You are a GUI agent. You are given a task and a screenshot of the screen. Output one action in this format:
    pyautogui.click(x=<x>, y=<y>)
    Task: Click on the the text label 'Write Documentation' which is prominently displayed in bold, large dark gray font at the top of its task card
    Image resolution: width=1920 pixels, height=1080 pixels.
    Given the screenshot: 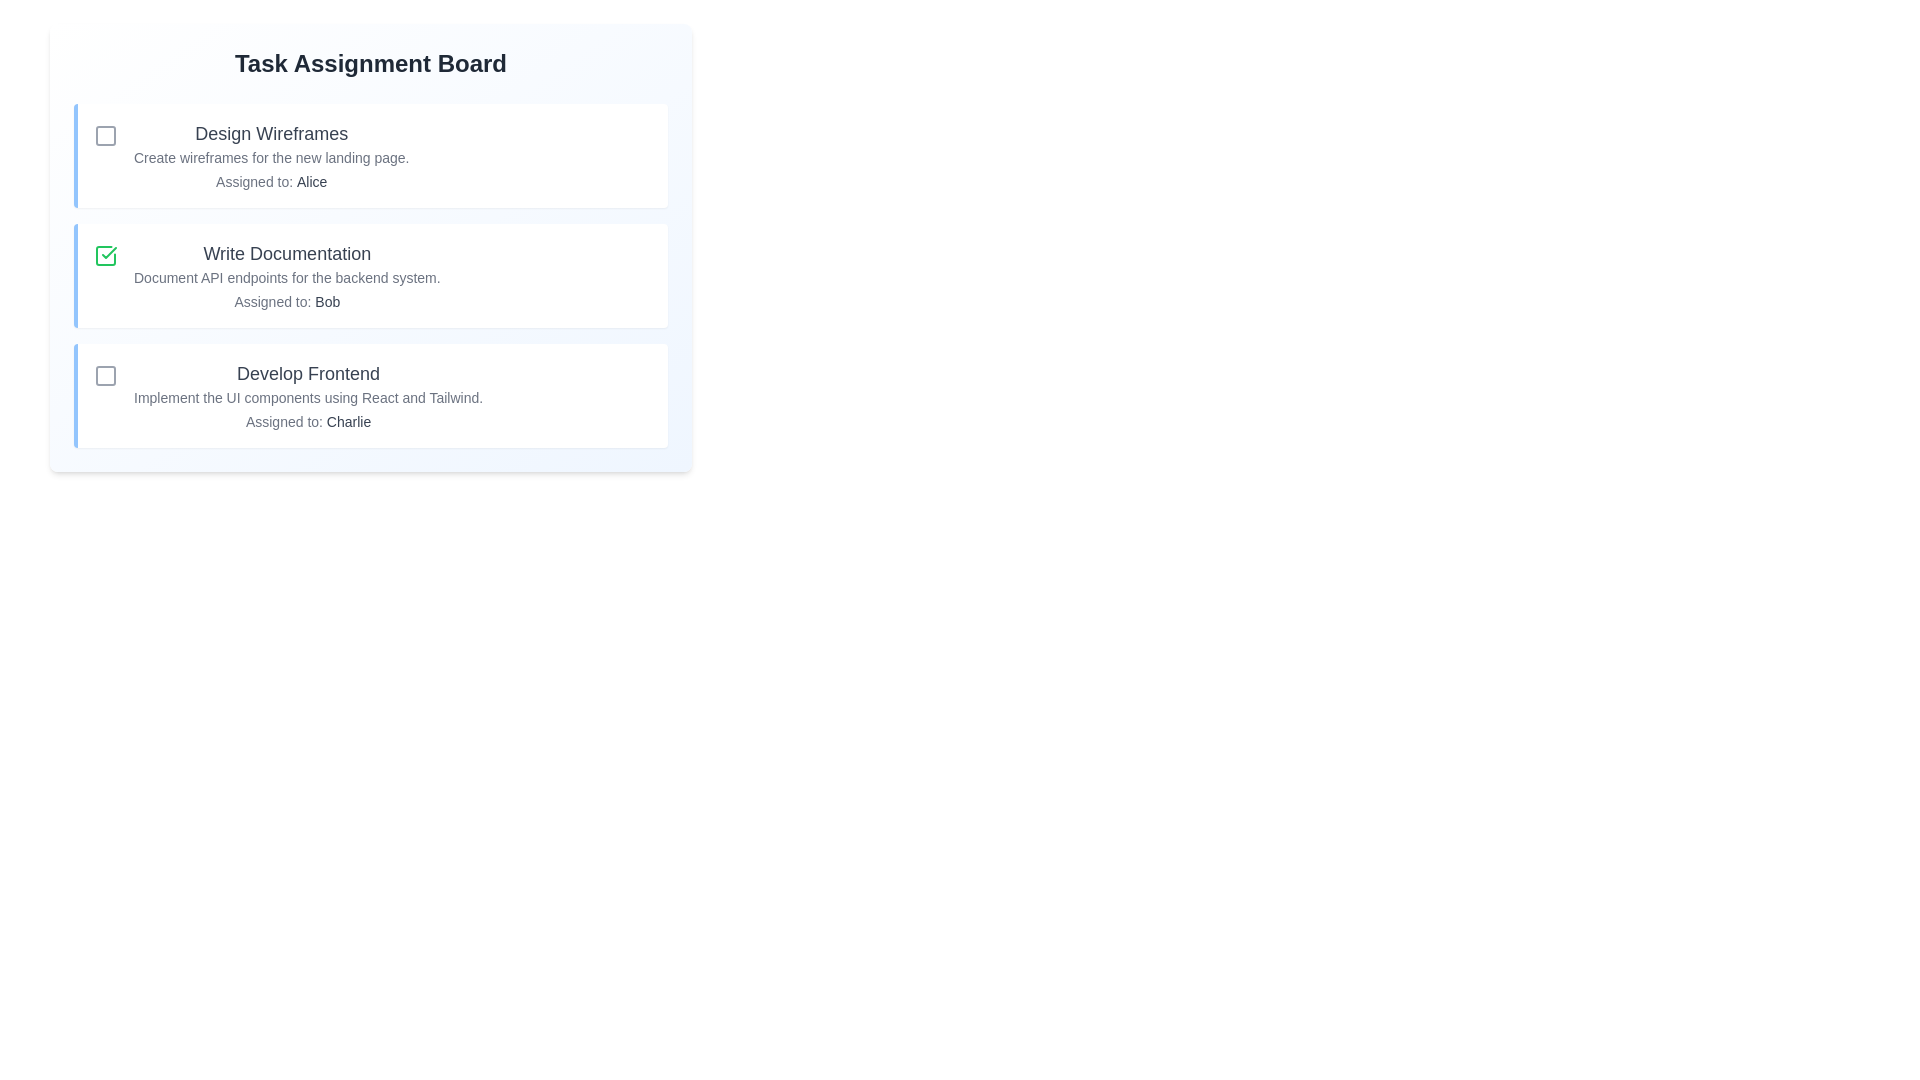 What is the action you would take?
    pyautogui.click(x=286, y=253)
    